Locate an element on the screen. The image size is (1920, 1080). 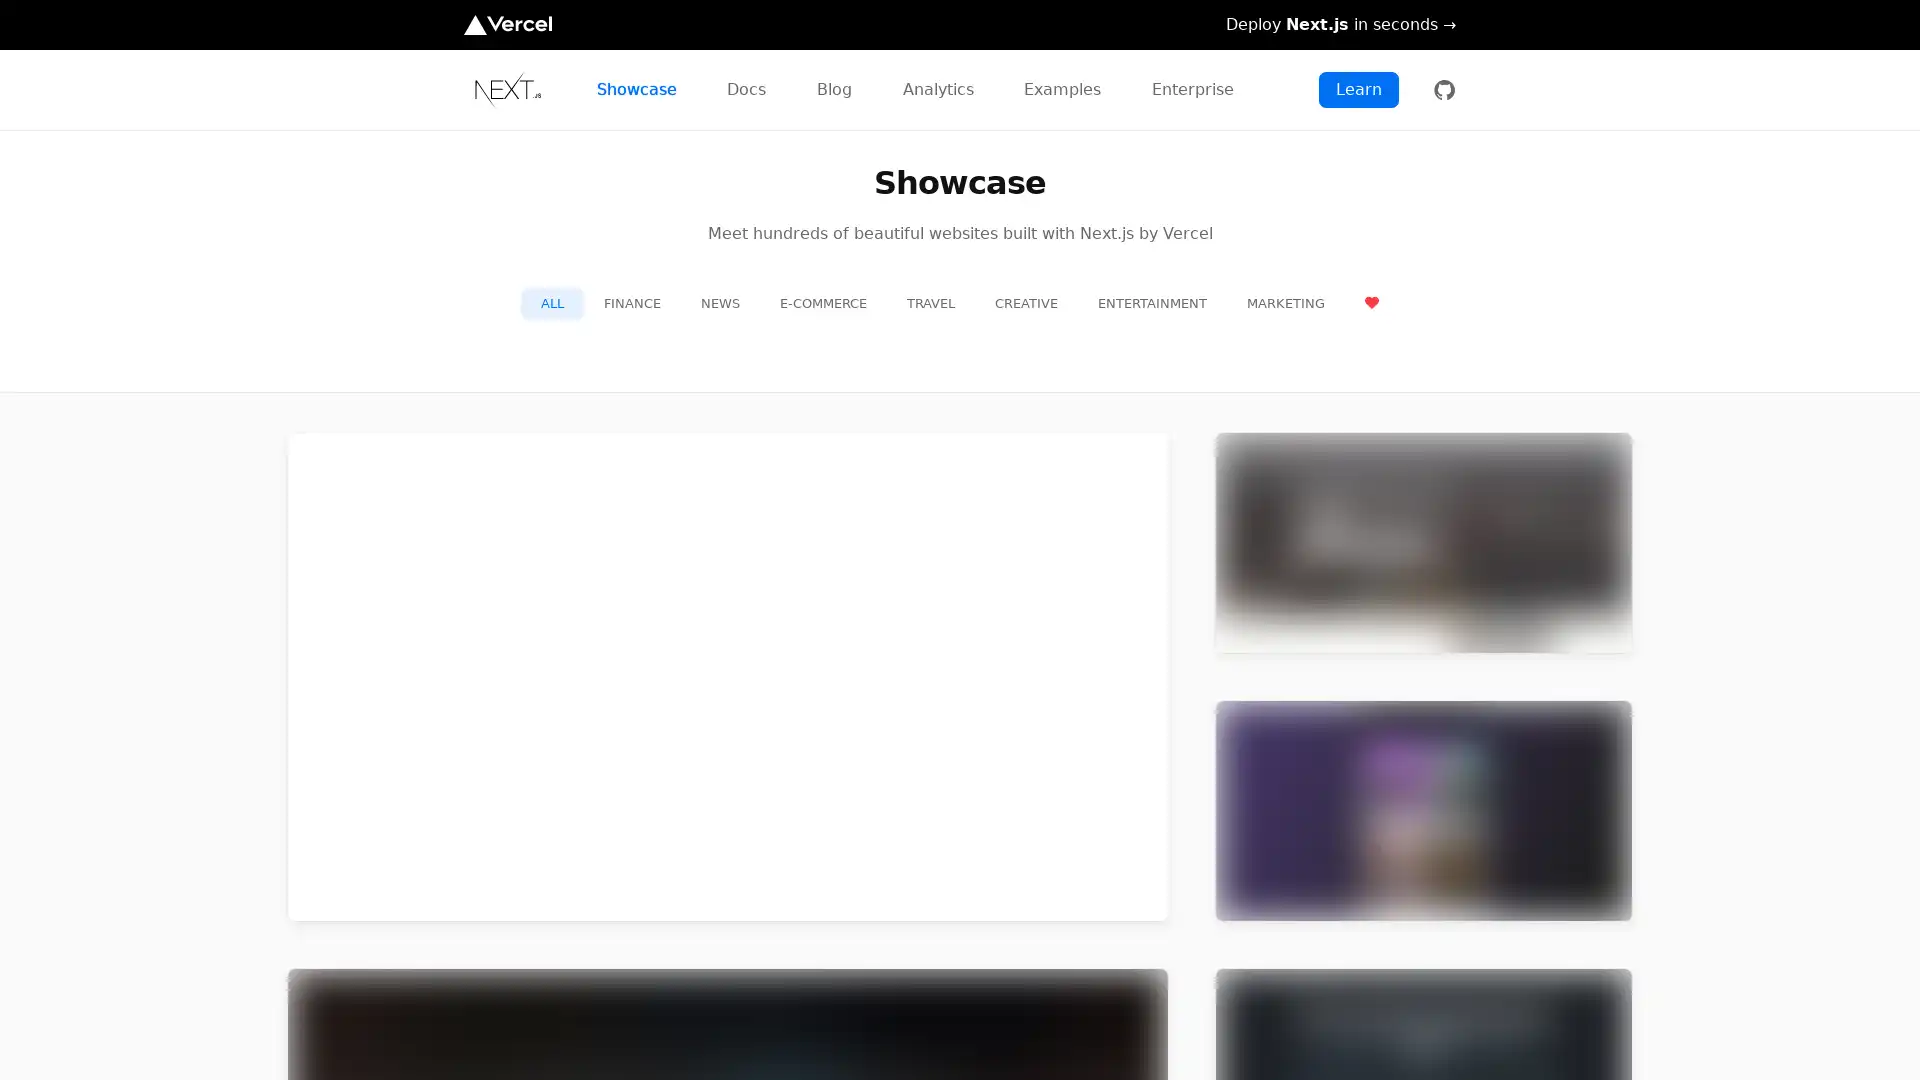
TRAVEL is located at coordinates (930, 303).